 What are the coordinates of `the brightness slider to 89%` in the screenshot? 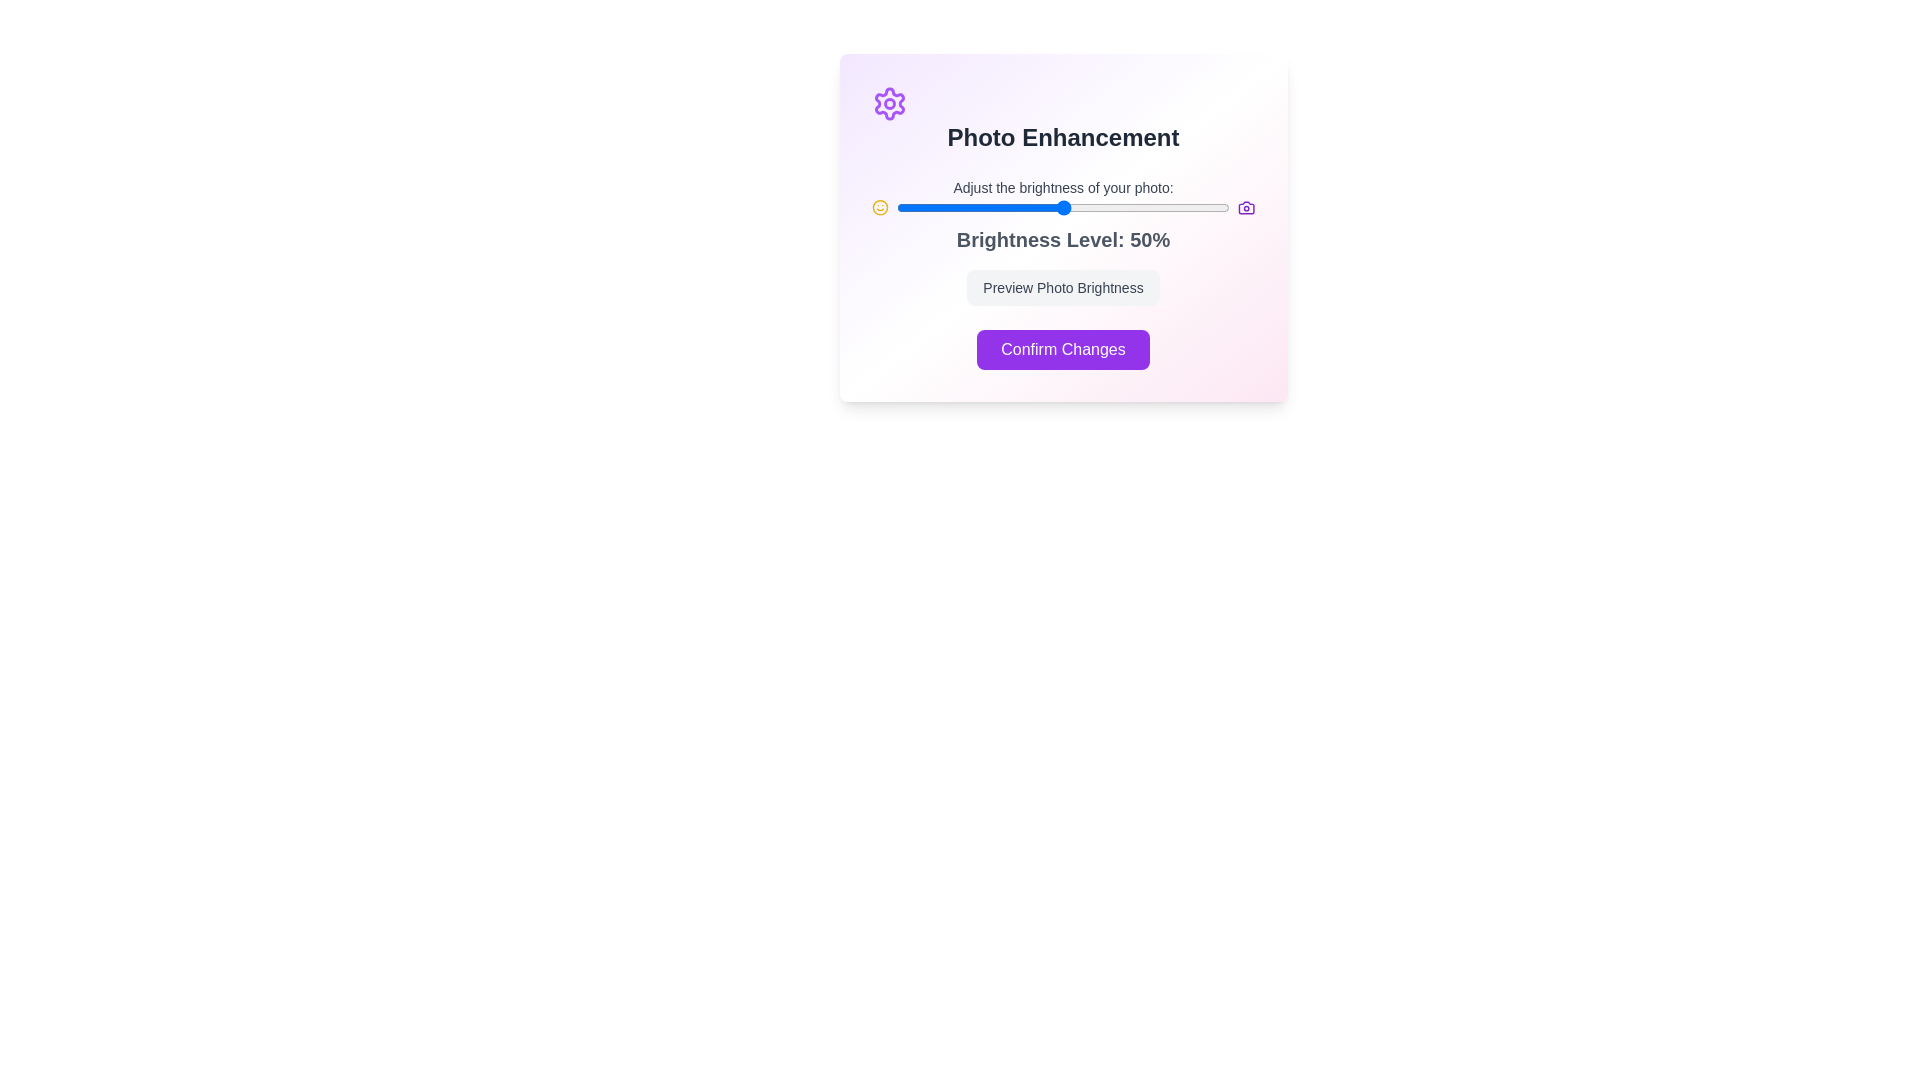 It's located at (1193, 208).